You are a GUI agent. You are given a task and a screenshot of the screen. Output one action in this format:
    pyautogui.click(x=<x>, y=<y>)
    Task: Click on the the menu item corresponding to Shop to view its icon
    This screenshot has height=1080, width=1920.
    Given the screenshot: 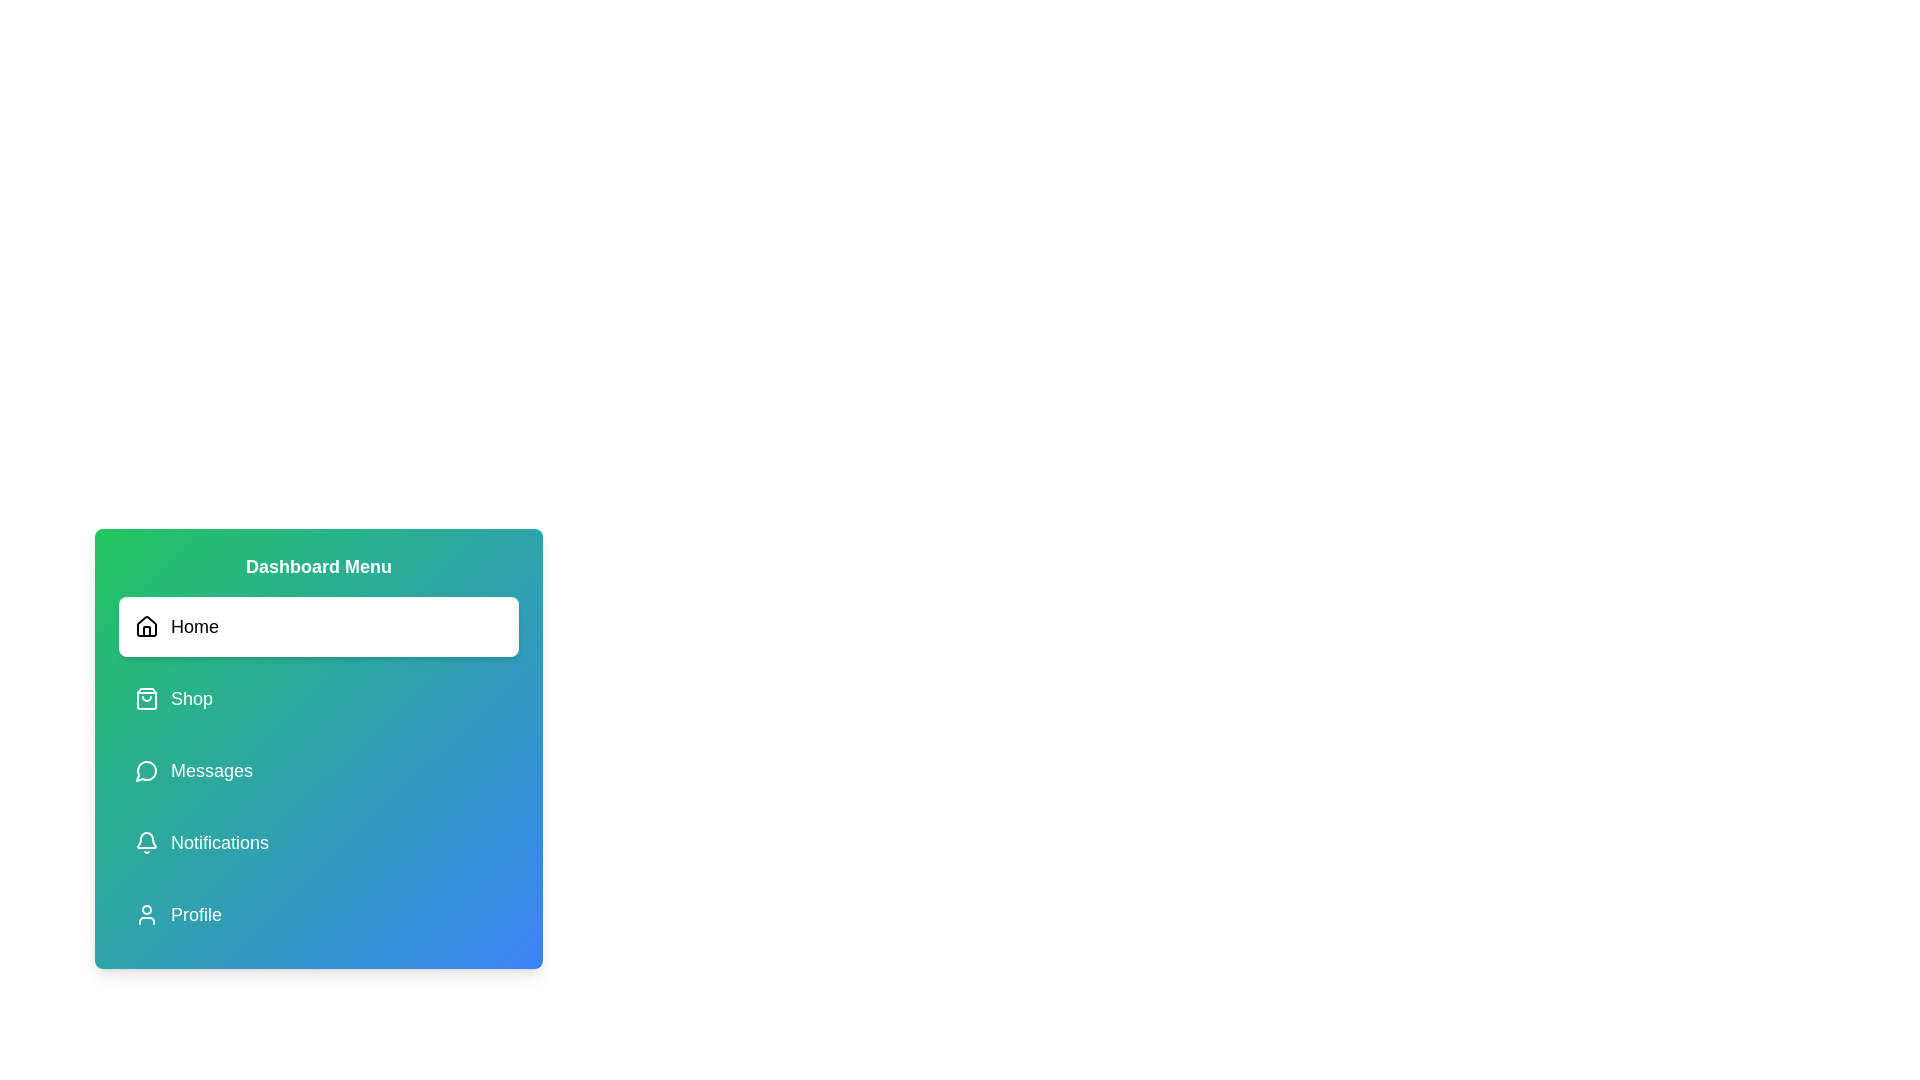 What is the action you would take?
    pyautogui.click(x=317, y=697)
    